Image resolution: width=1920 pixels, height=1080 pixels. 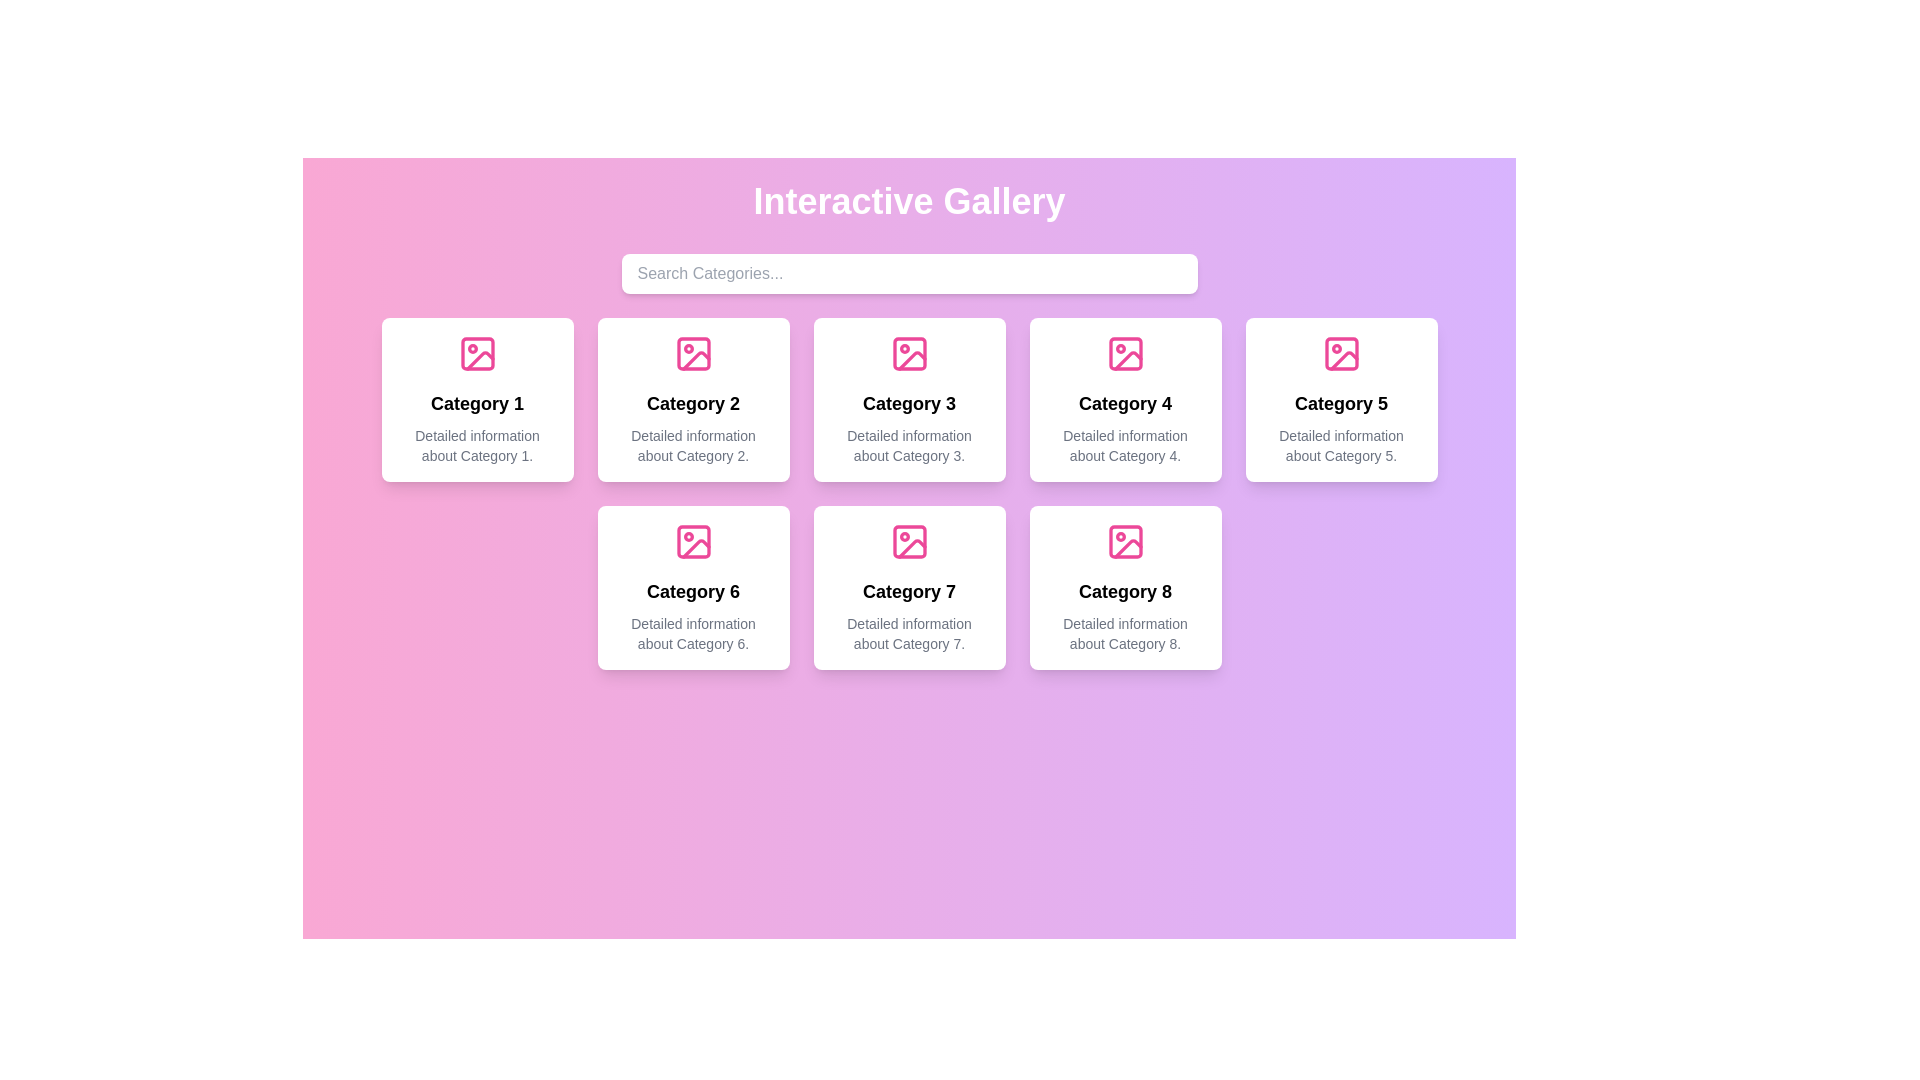 I want to click on the category card representing 'Category 7', which is positioned in the second row, third column of the gallery grid layout, so click(x=908, y=586).